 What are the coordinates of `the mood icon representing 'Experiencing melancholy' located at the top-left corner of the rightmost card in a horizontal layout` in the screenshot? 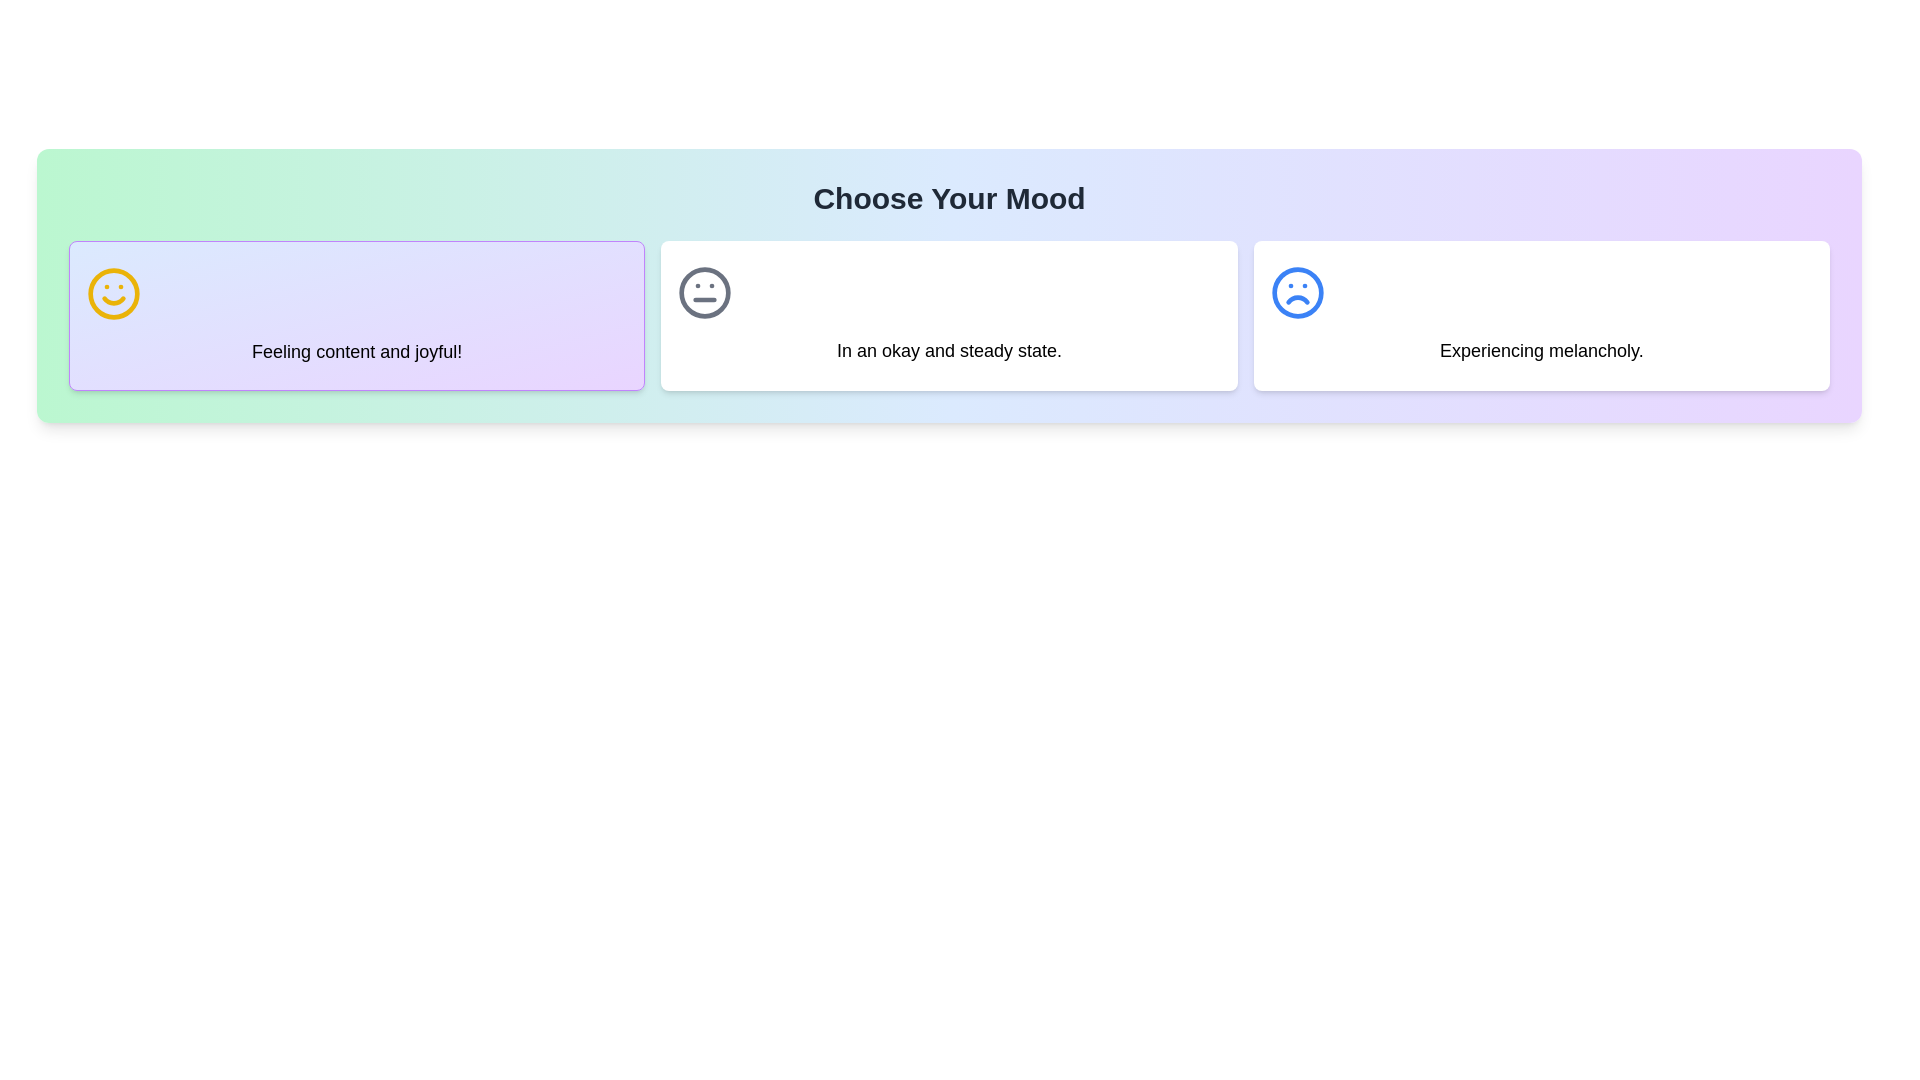 It's located at (1297, 293).